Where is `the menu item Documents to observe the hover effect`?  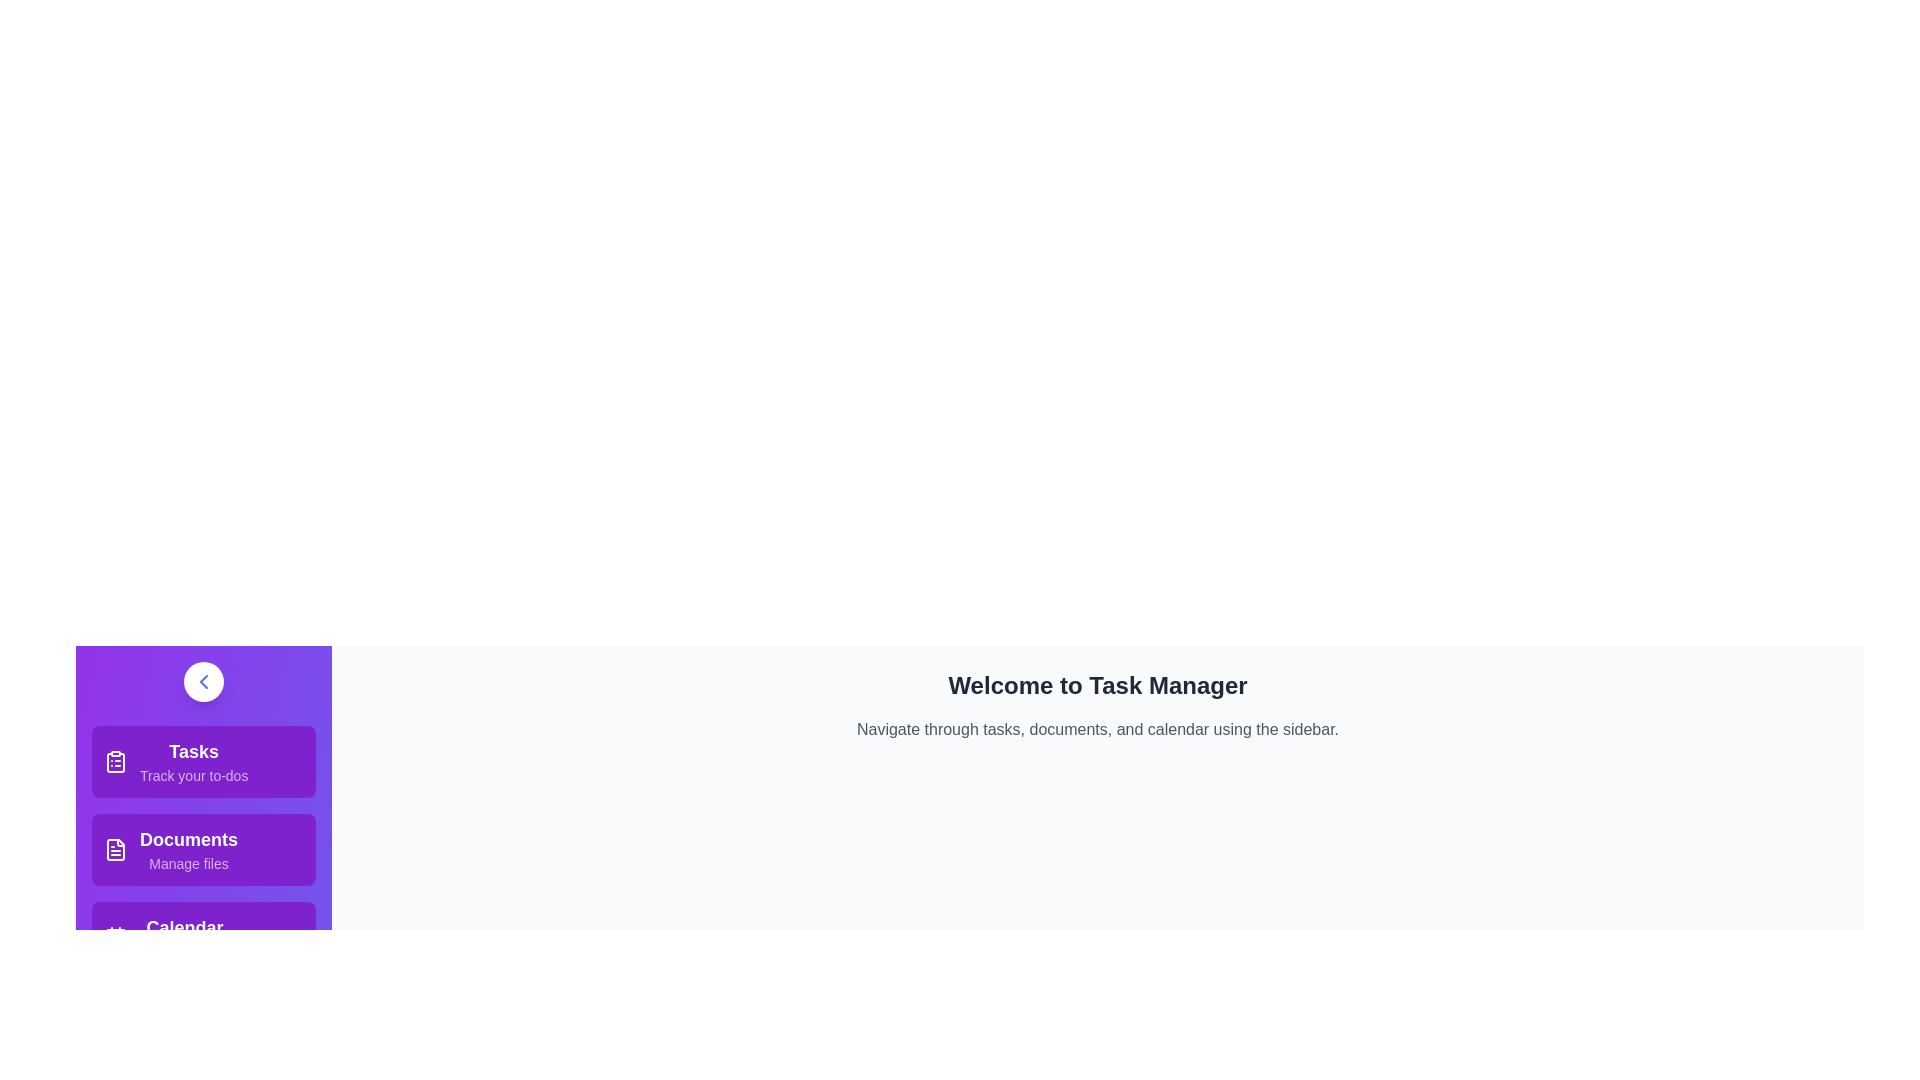
the menu item Documents to observe the hover effect is located at coordinates (203, 849).